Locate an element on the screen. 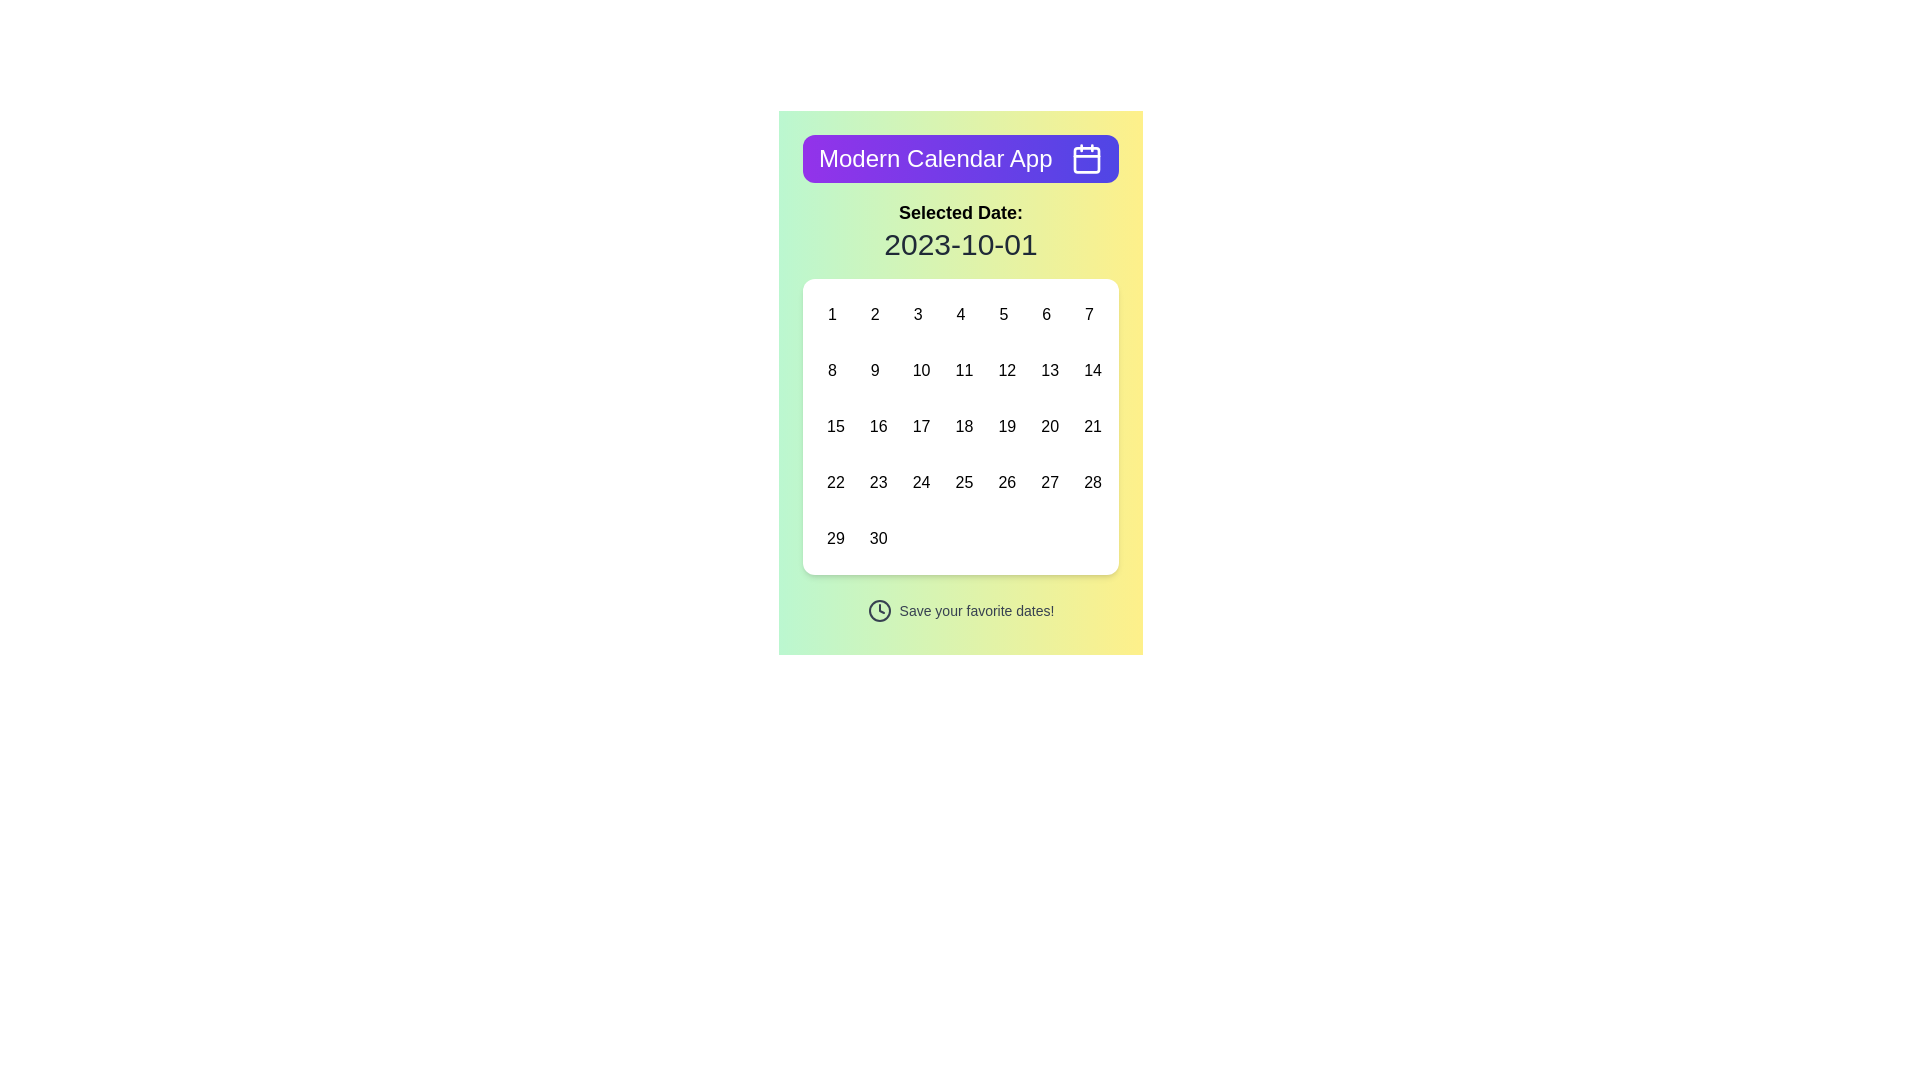 The width and height of the screenshot is (1920, 1080). the button labeled '3' in the calendar interface is located at coordinates (916, 315).